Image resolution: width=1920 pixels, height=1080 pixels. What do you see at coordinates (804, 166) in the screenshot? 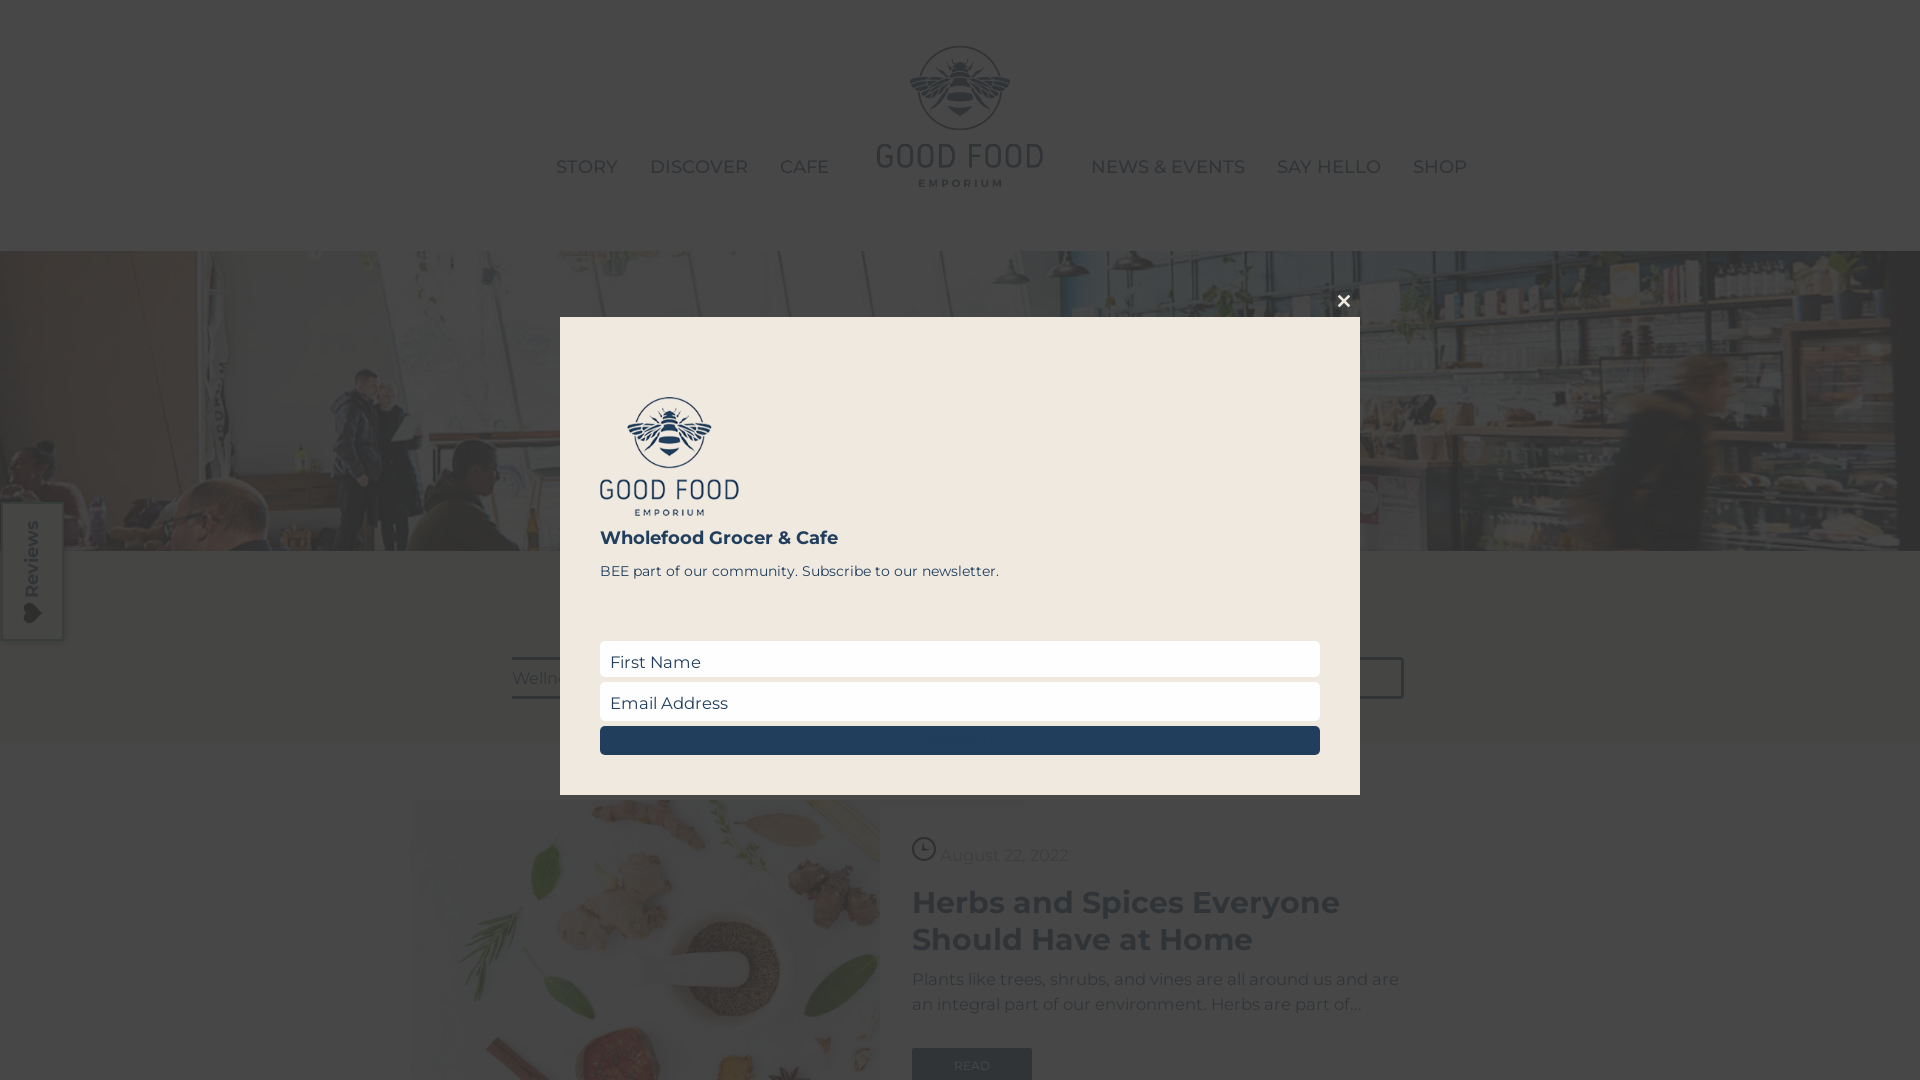
I see `'CAFE'` at bounding box center [804, 166].